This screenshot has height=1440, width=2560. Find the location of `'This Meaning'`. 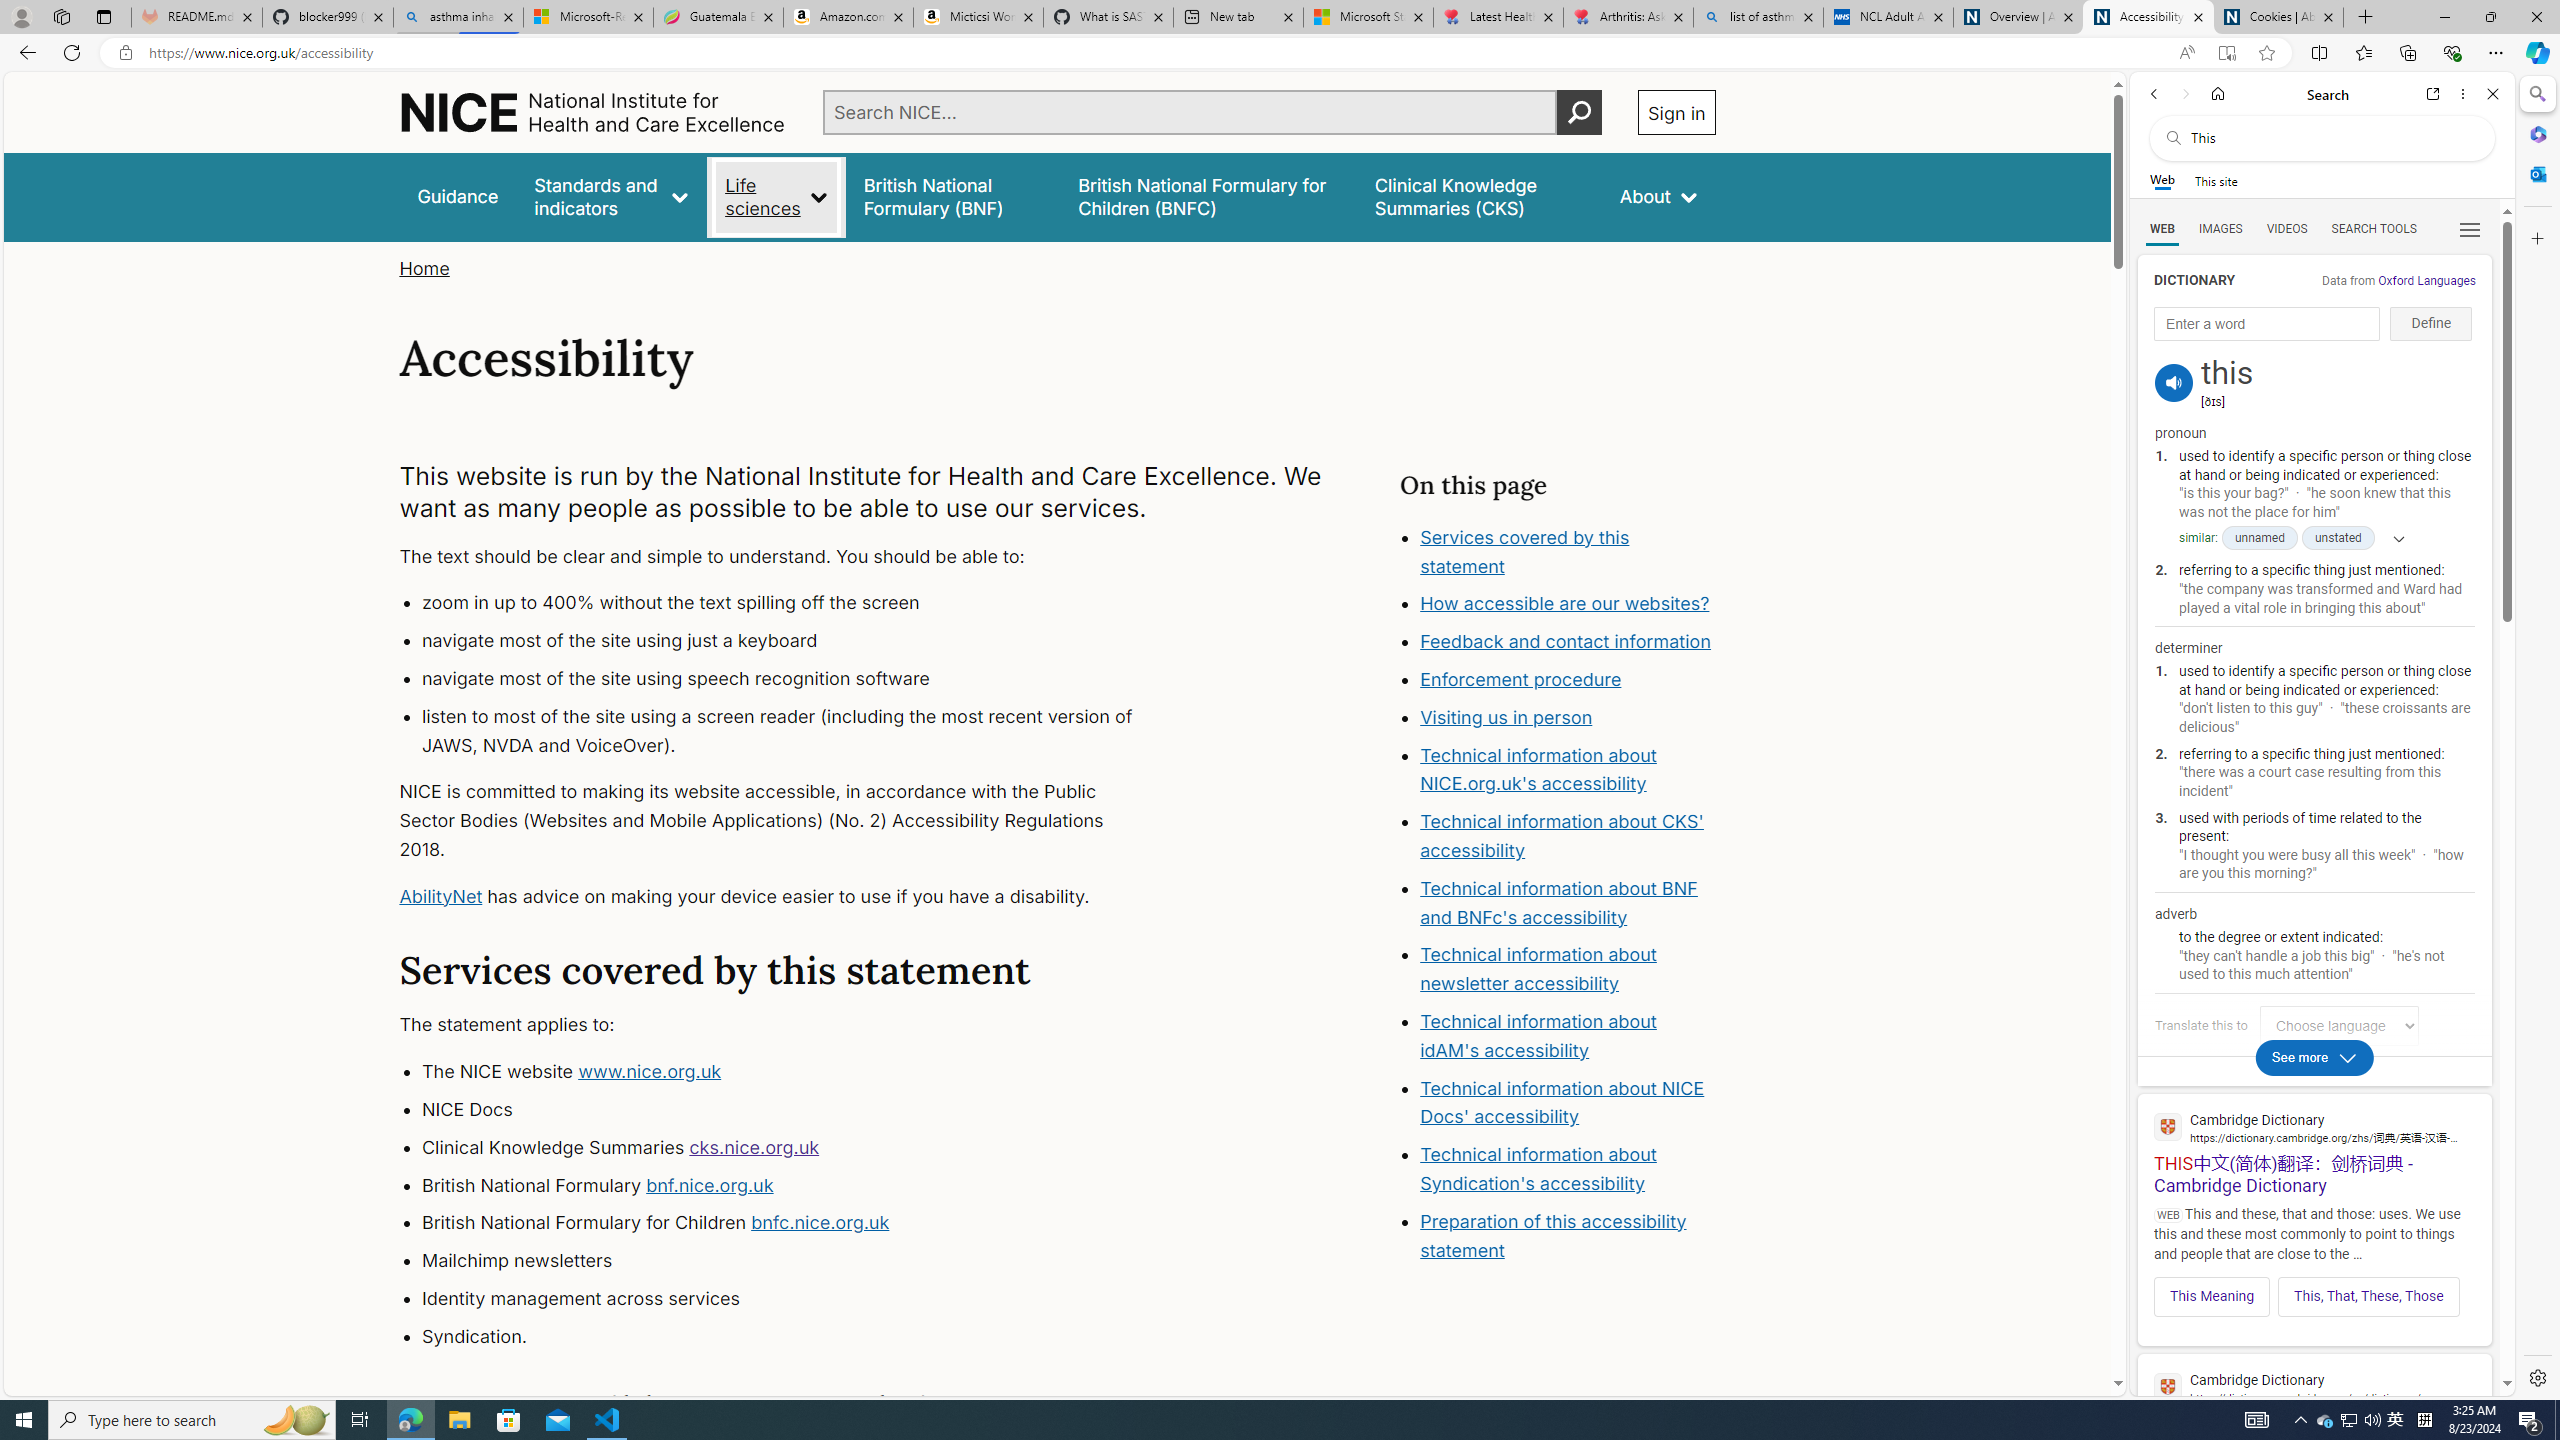

'This Meaning' is located at coordinates (2210, 1295).